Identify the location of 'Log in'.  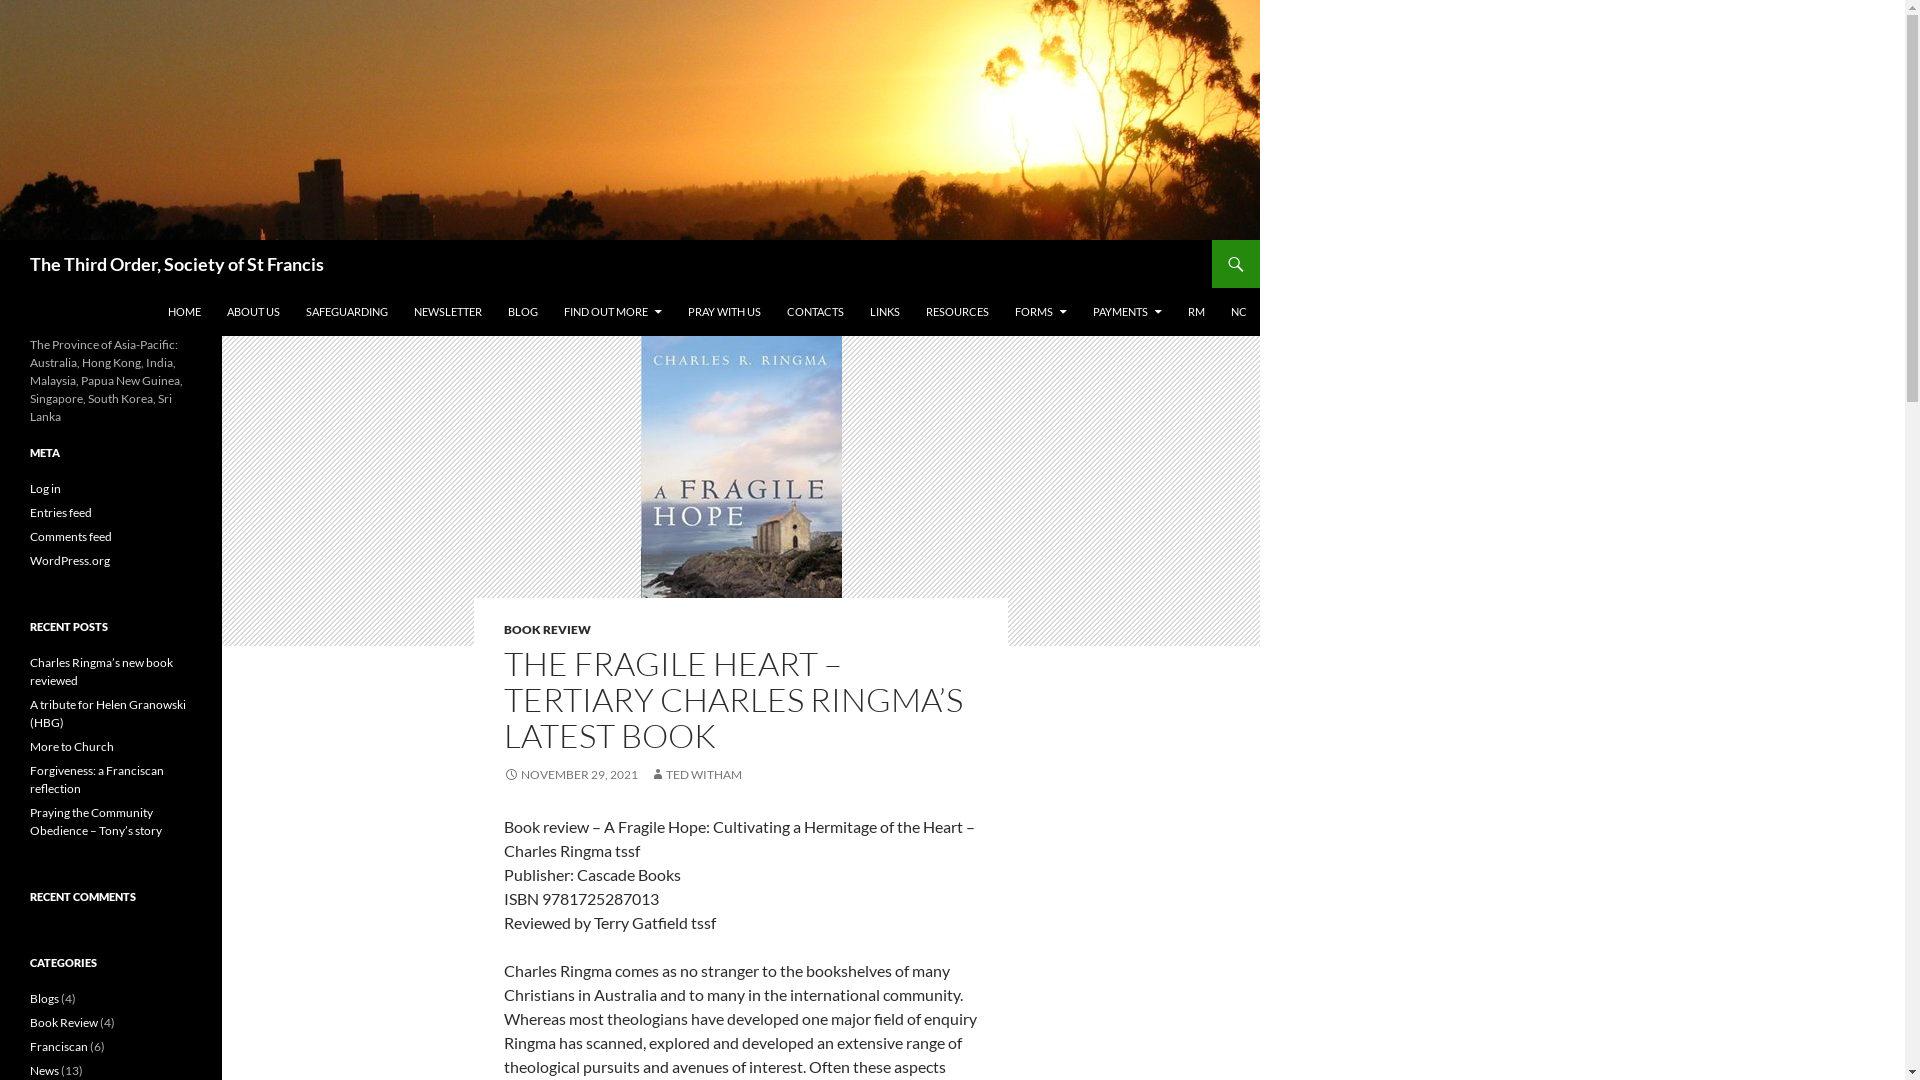
(45, 488).